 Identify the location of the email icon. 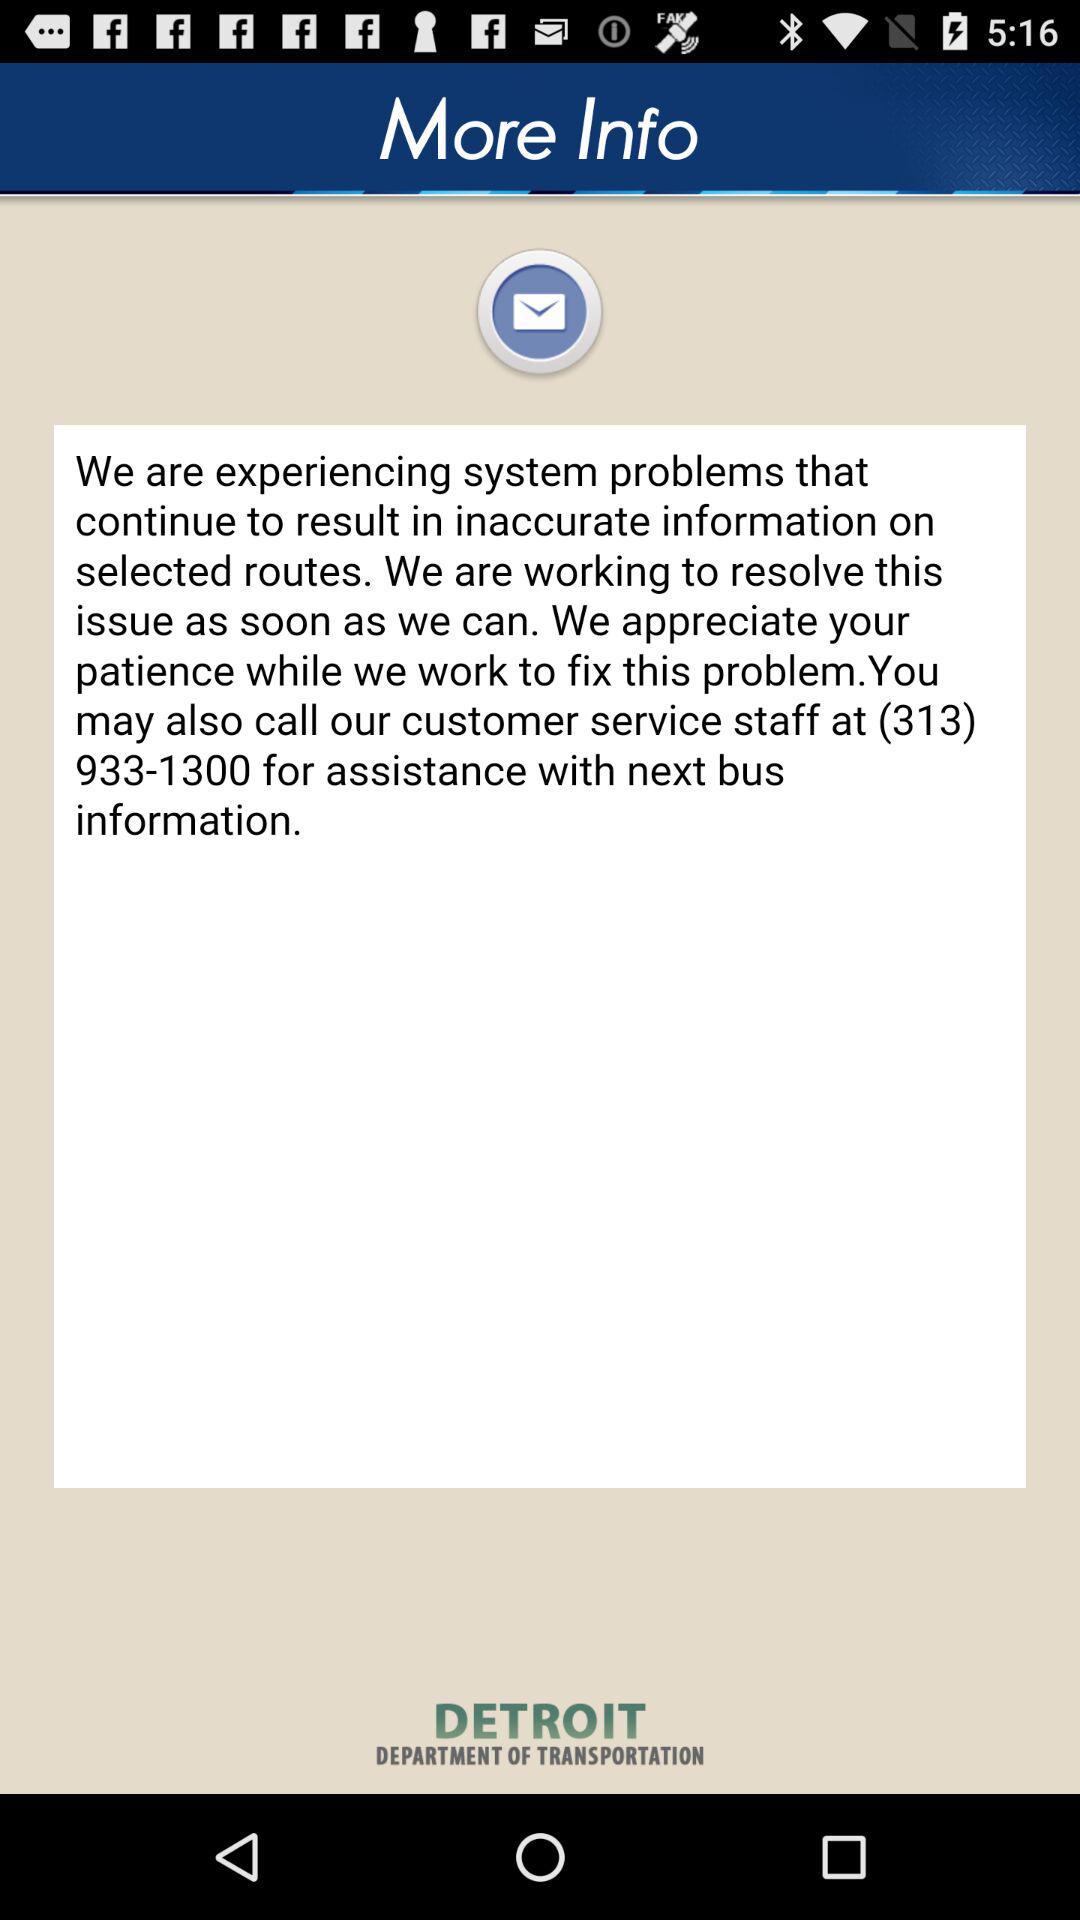
(538, 339).